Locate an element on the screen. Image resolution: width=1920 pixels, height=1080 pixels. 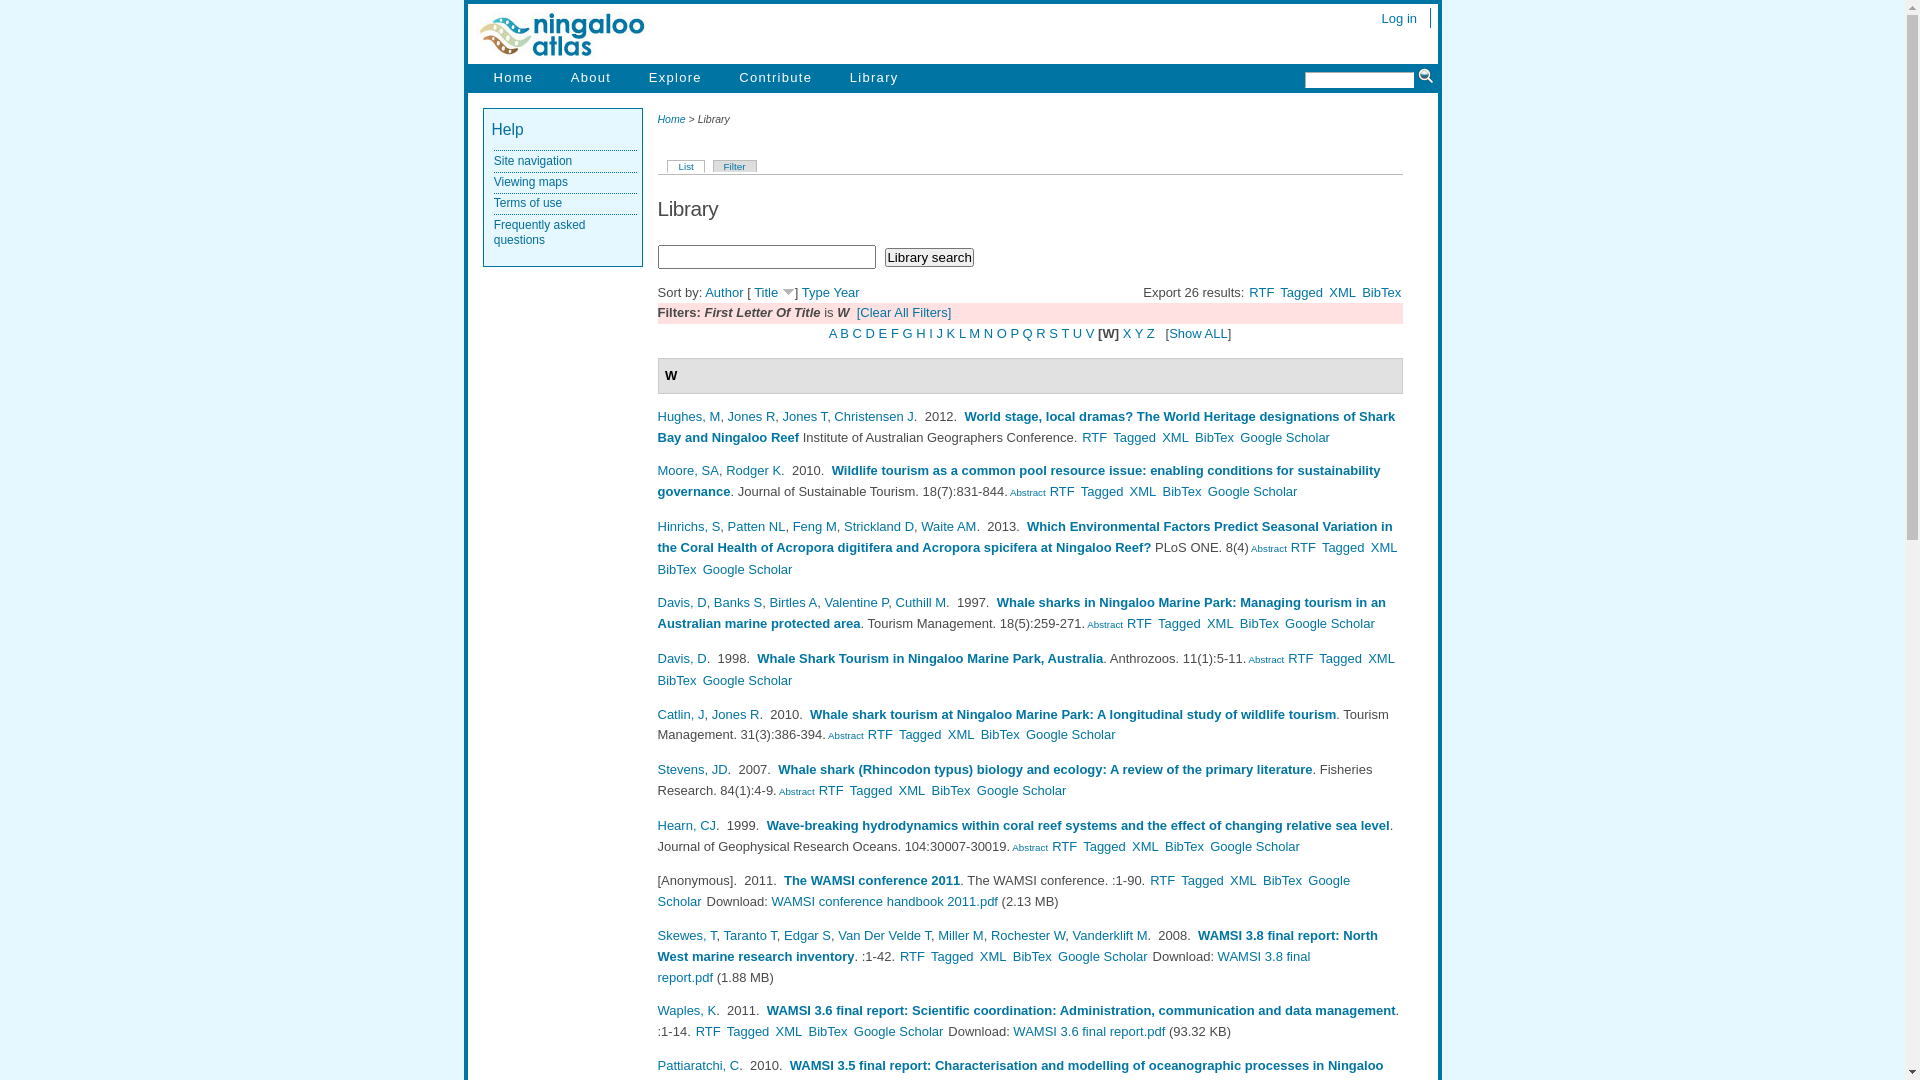
'I' is located at coordinates (930, 332).